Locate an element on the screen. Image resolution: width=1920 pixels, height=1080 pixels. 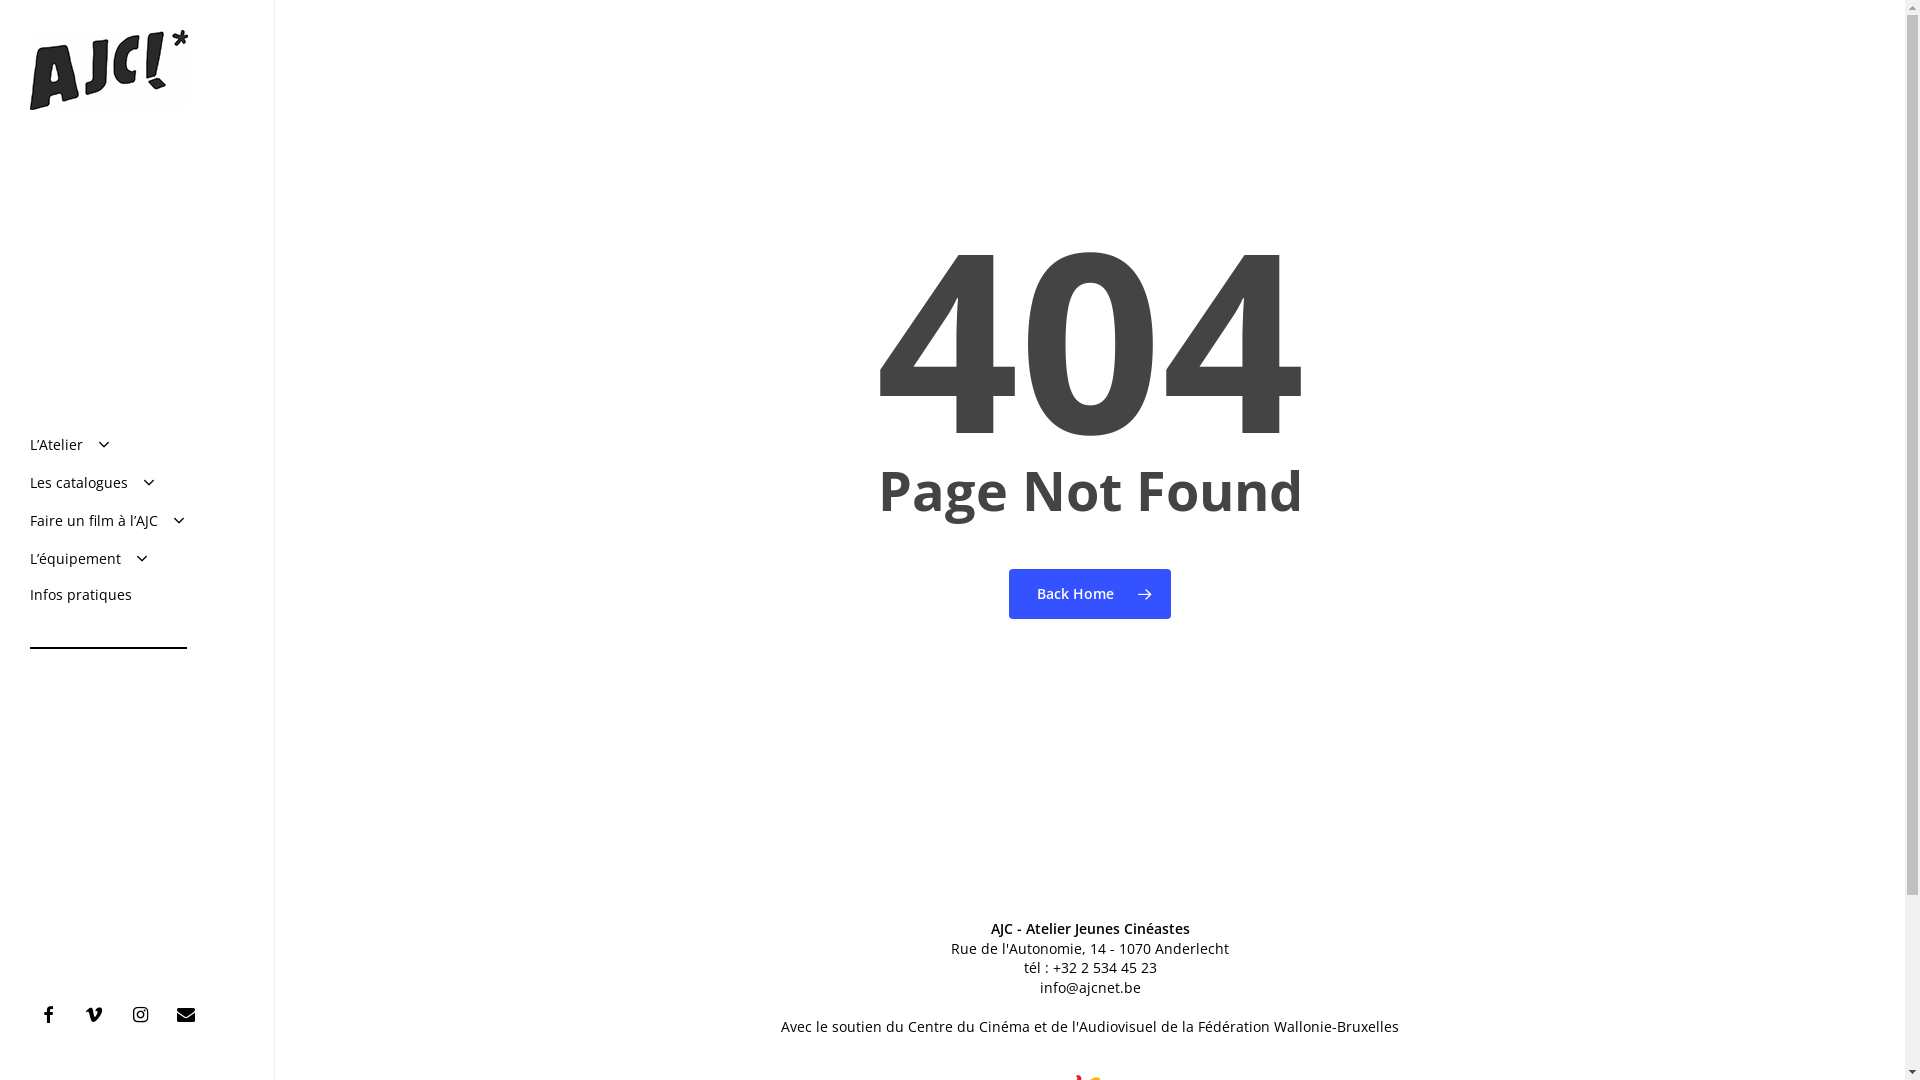
'Les catalogues' is located at coordinates (92, 482).